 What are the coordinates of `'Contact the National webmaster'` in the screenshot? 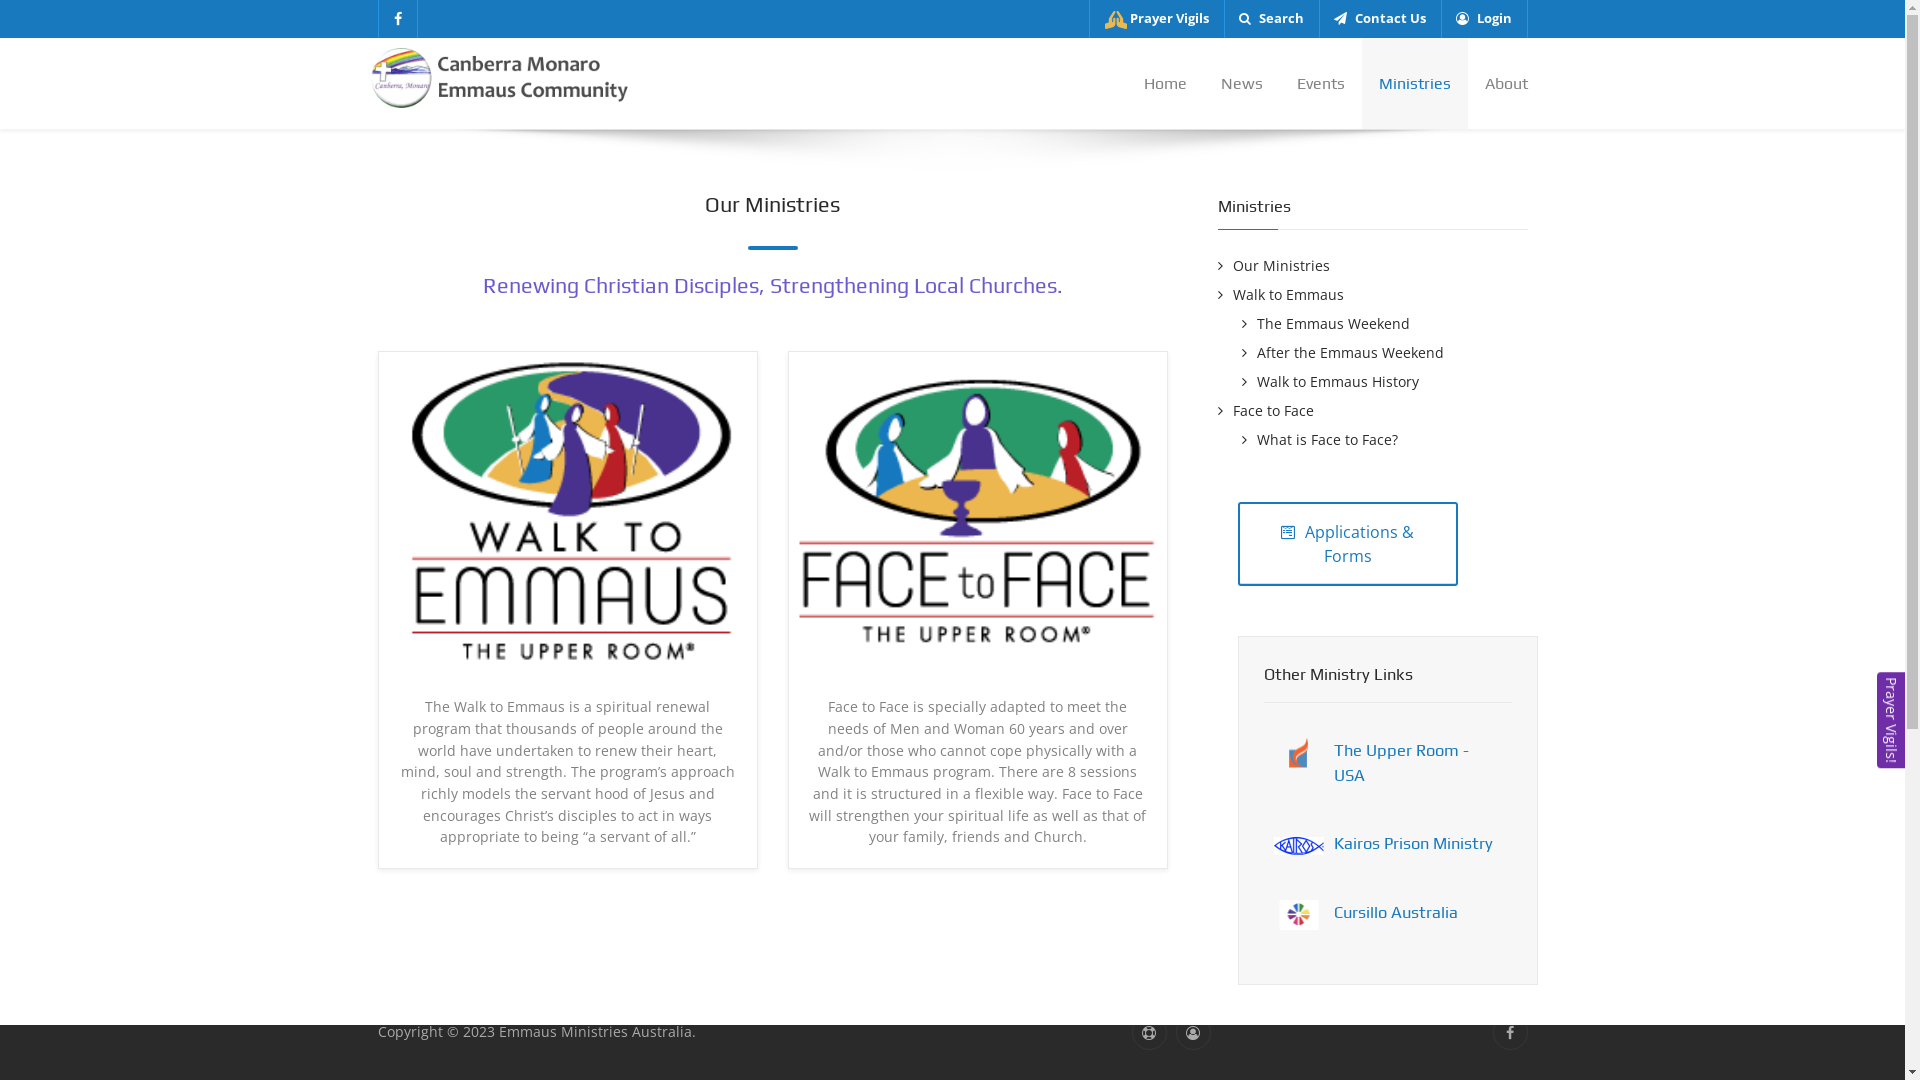 It's located at (1149, 1032).